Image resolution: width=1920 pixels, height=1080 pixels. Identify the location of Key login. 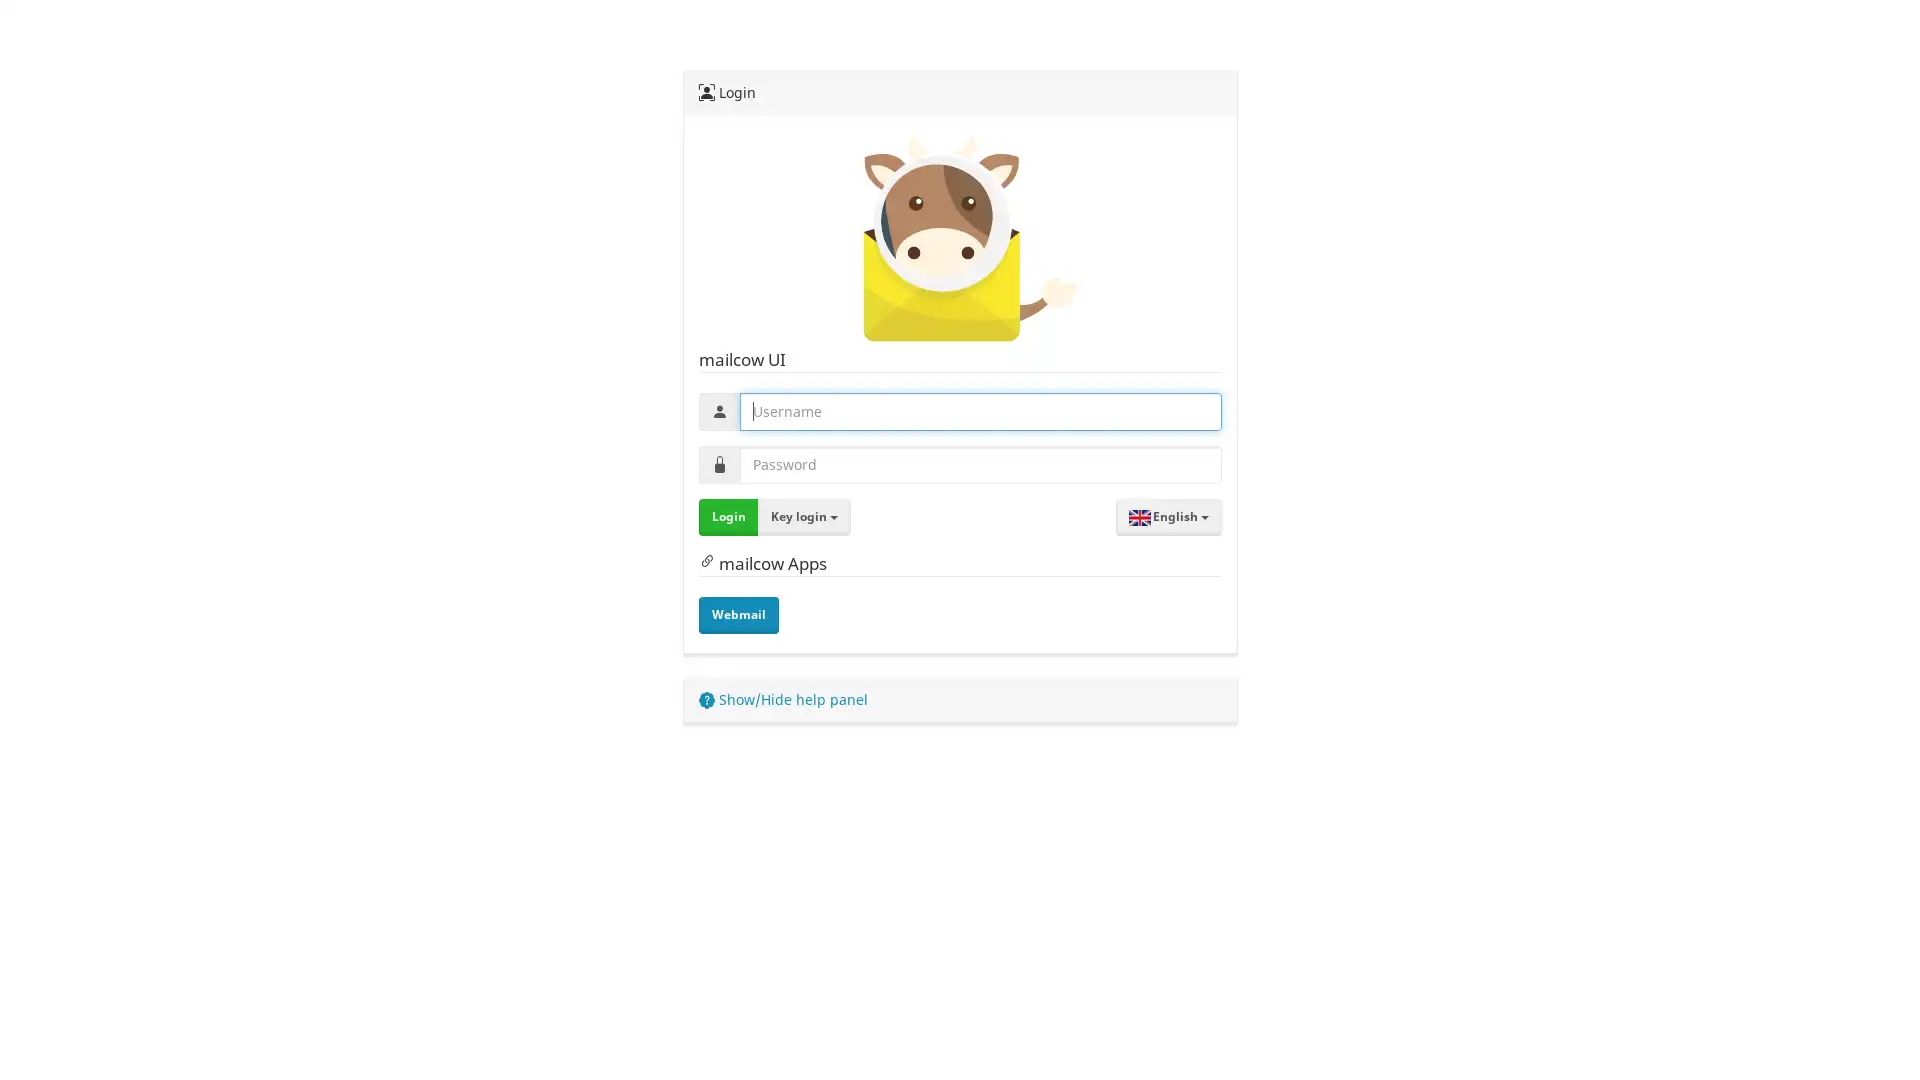
(803, 515).